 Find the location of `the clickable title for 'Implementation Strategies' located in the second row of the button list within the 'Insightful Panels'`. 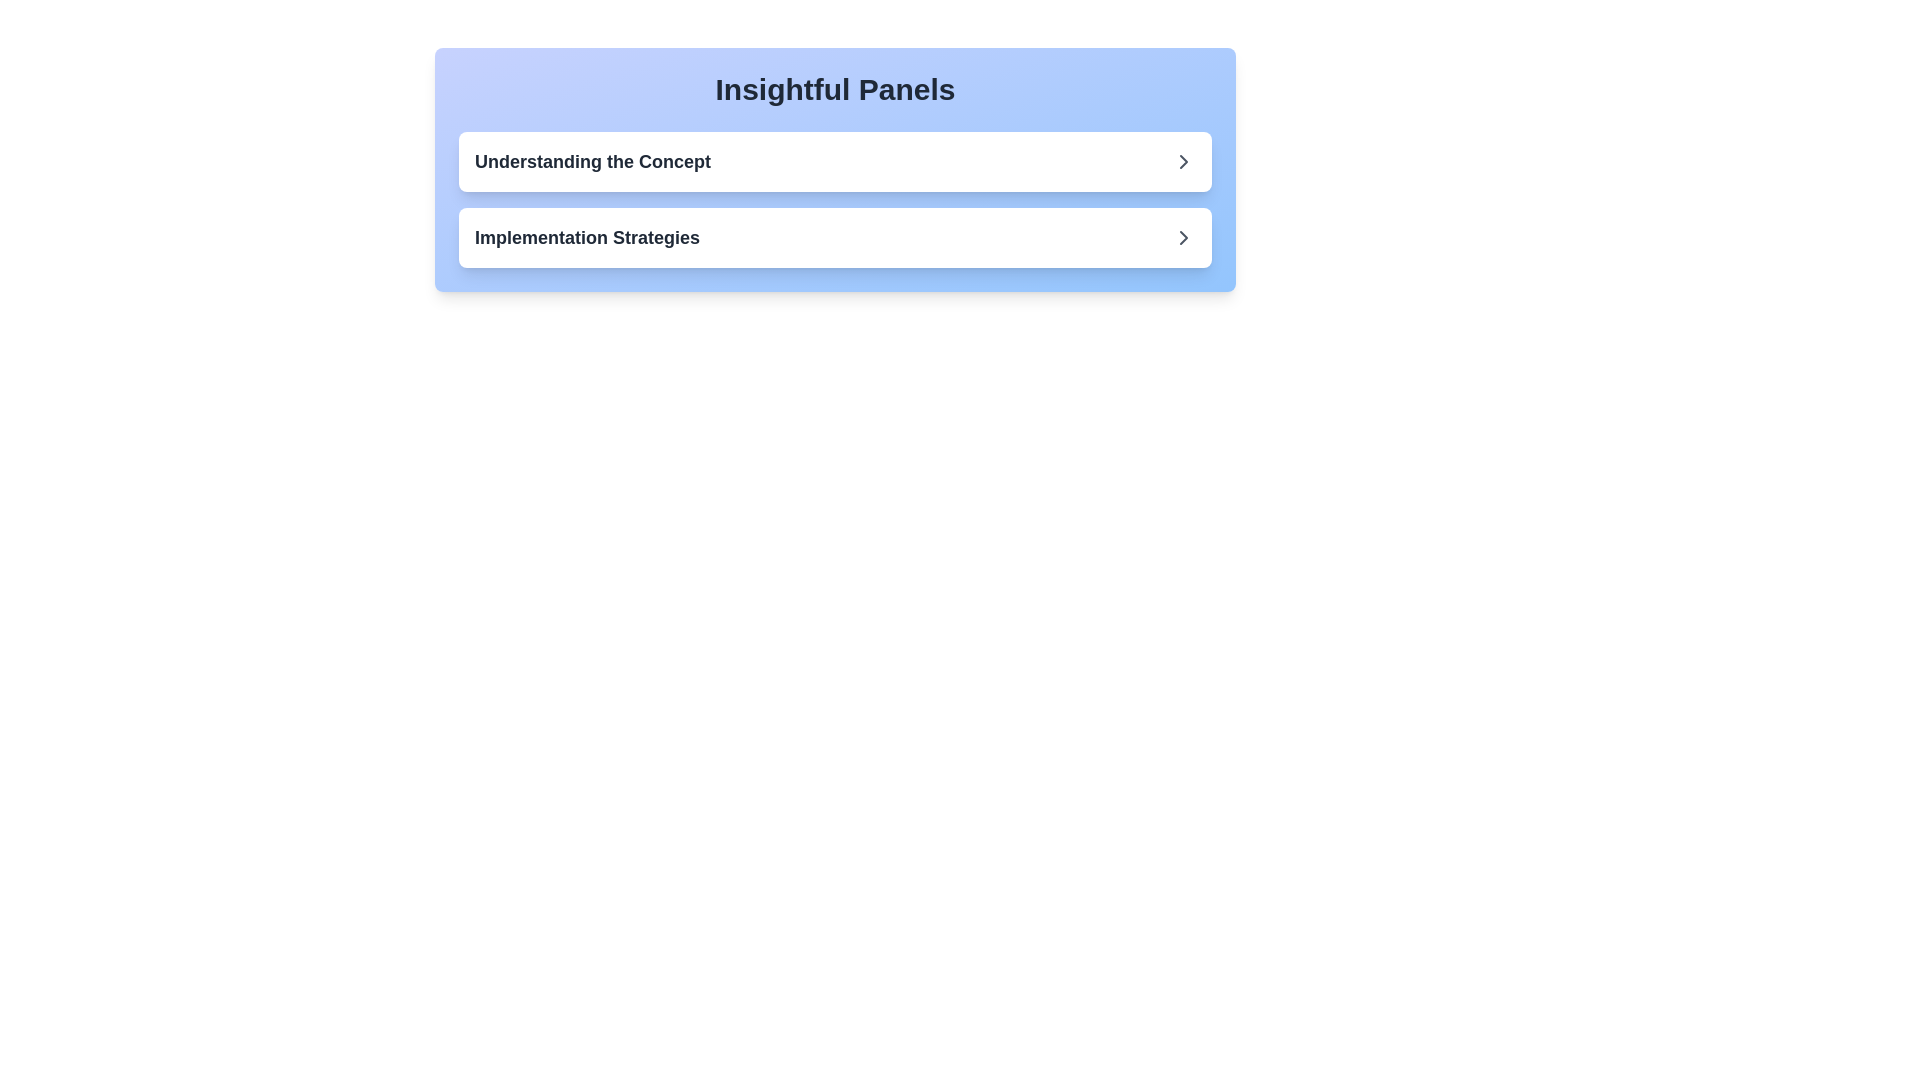

the clickable title for 'Implementation Strategies' located in the second row of the button list within the 'Insightful Panels' is located at coordinates (586, 237).